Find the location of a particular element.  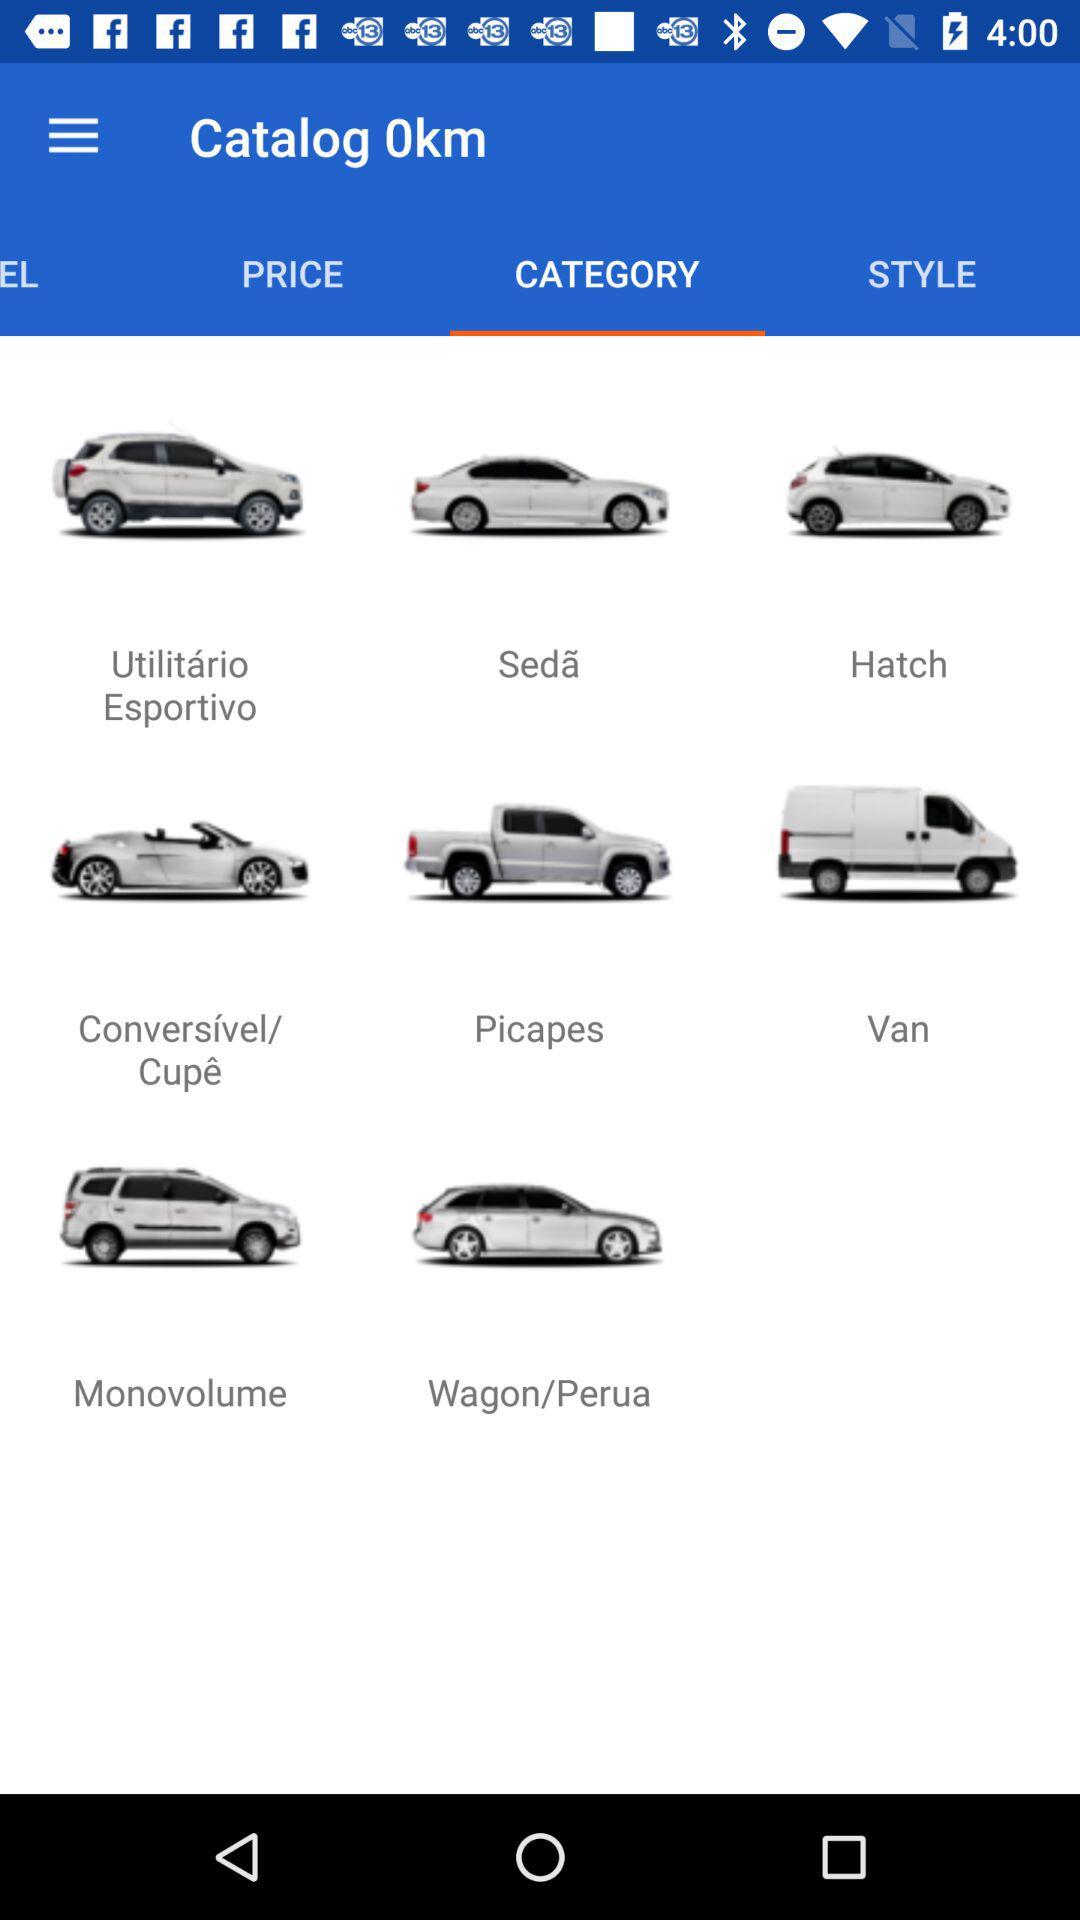

the text category the bold letters is located at coordinates (606, 272).